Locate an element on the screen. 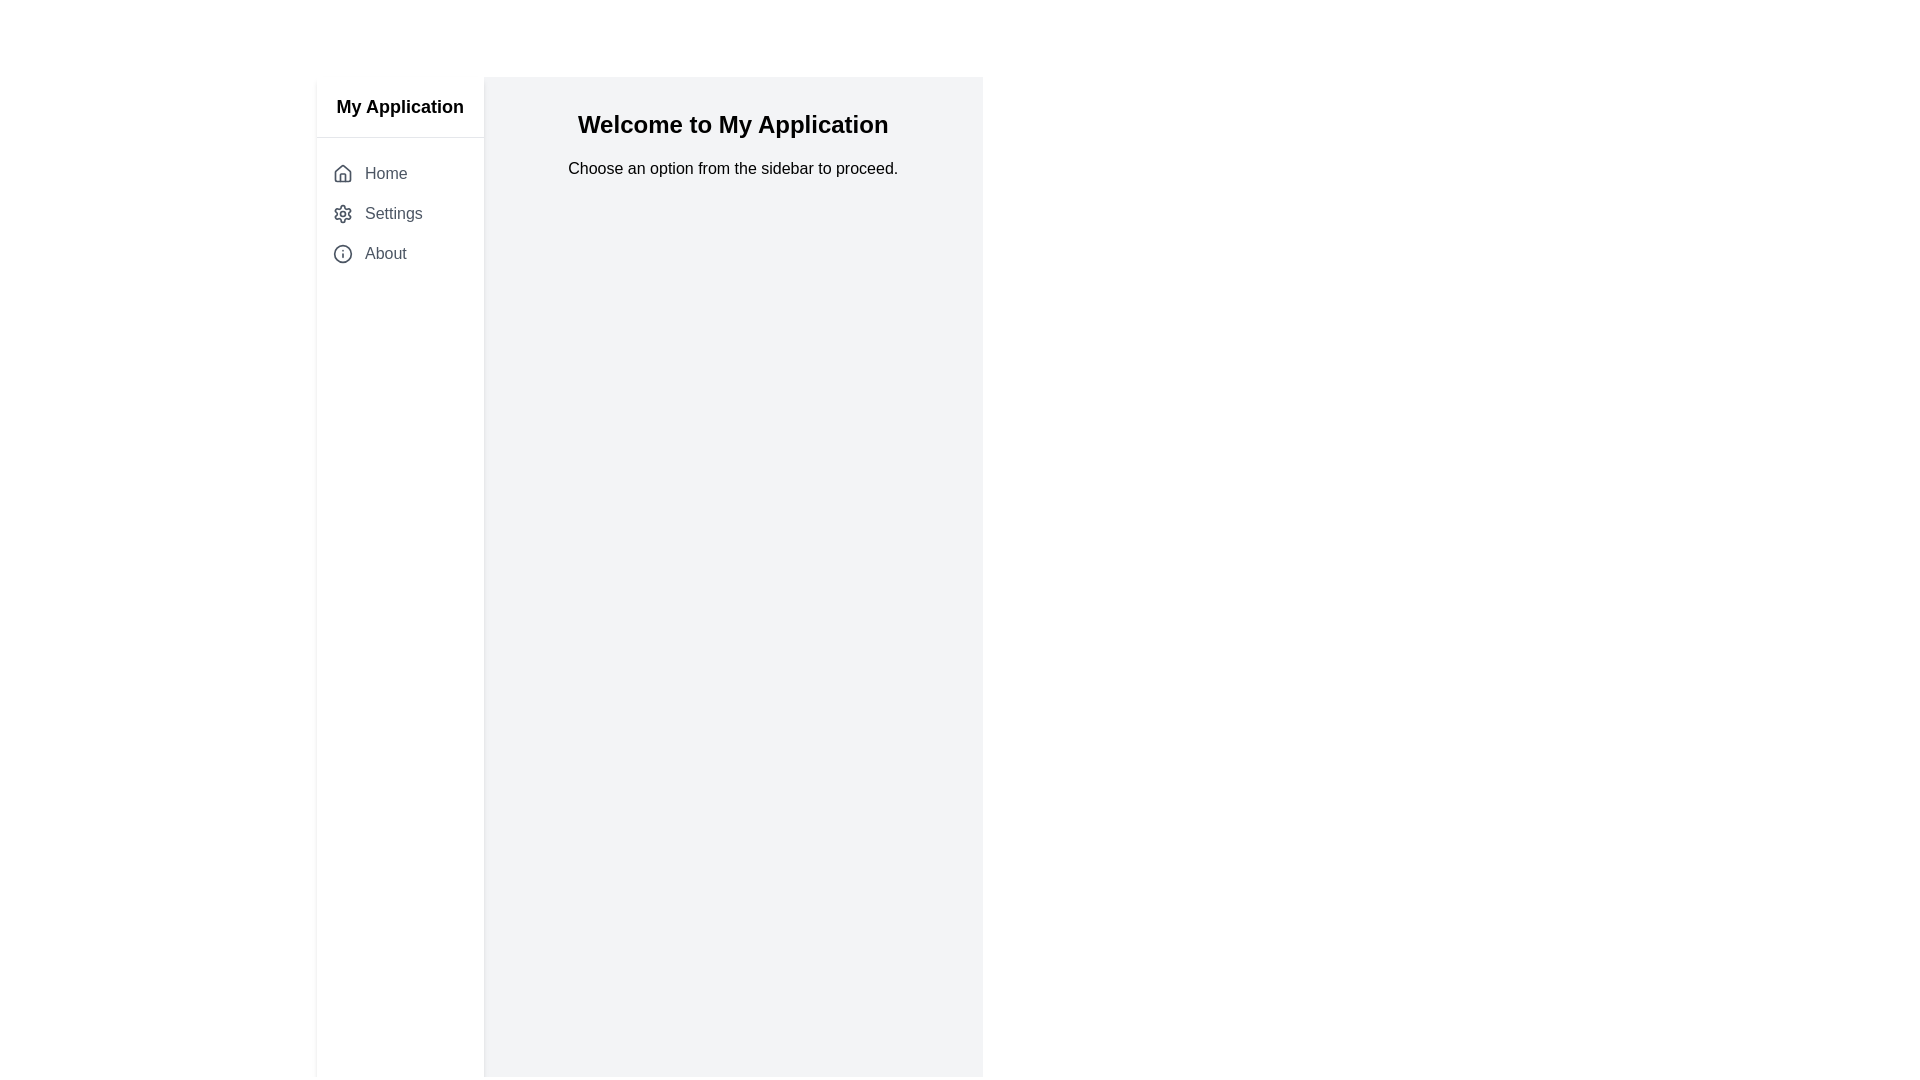 Image resolution: width=1920 pixels, height=1080 pixels. the gear icon located in the vertical navigation menu on the left side, which is positioned beneath the 'Home' icon and above the 'About' icon is located at coordinates (342, 213).